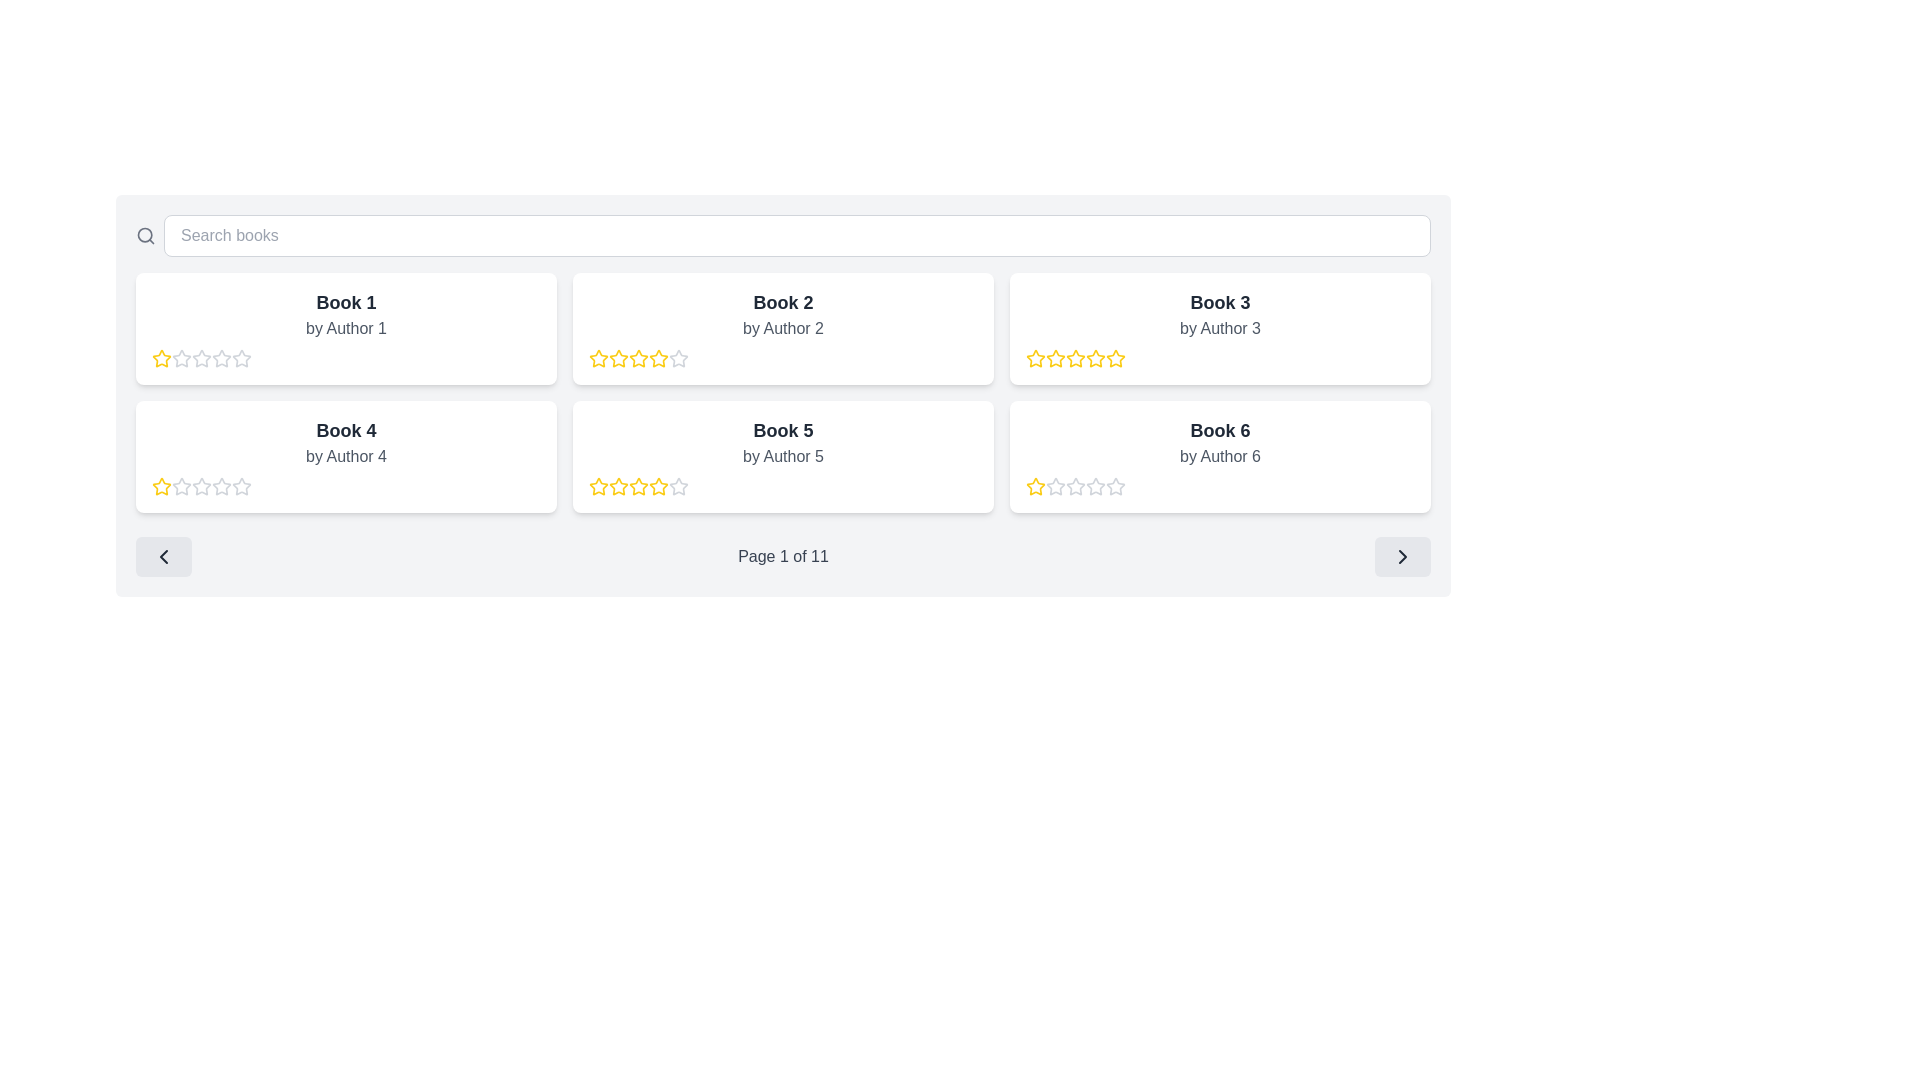 The height and width of the screenshot is (1080, 1920). What do you see at coordinates (346, 486) in the screenshot?
I see `the Rating component representing 'Book 4' located below the text 'Book 4' and 'by Author 4' for accessibility purposes` at bounding box center [346, 486].